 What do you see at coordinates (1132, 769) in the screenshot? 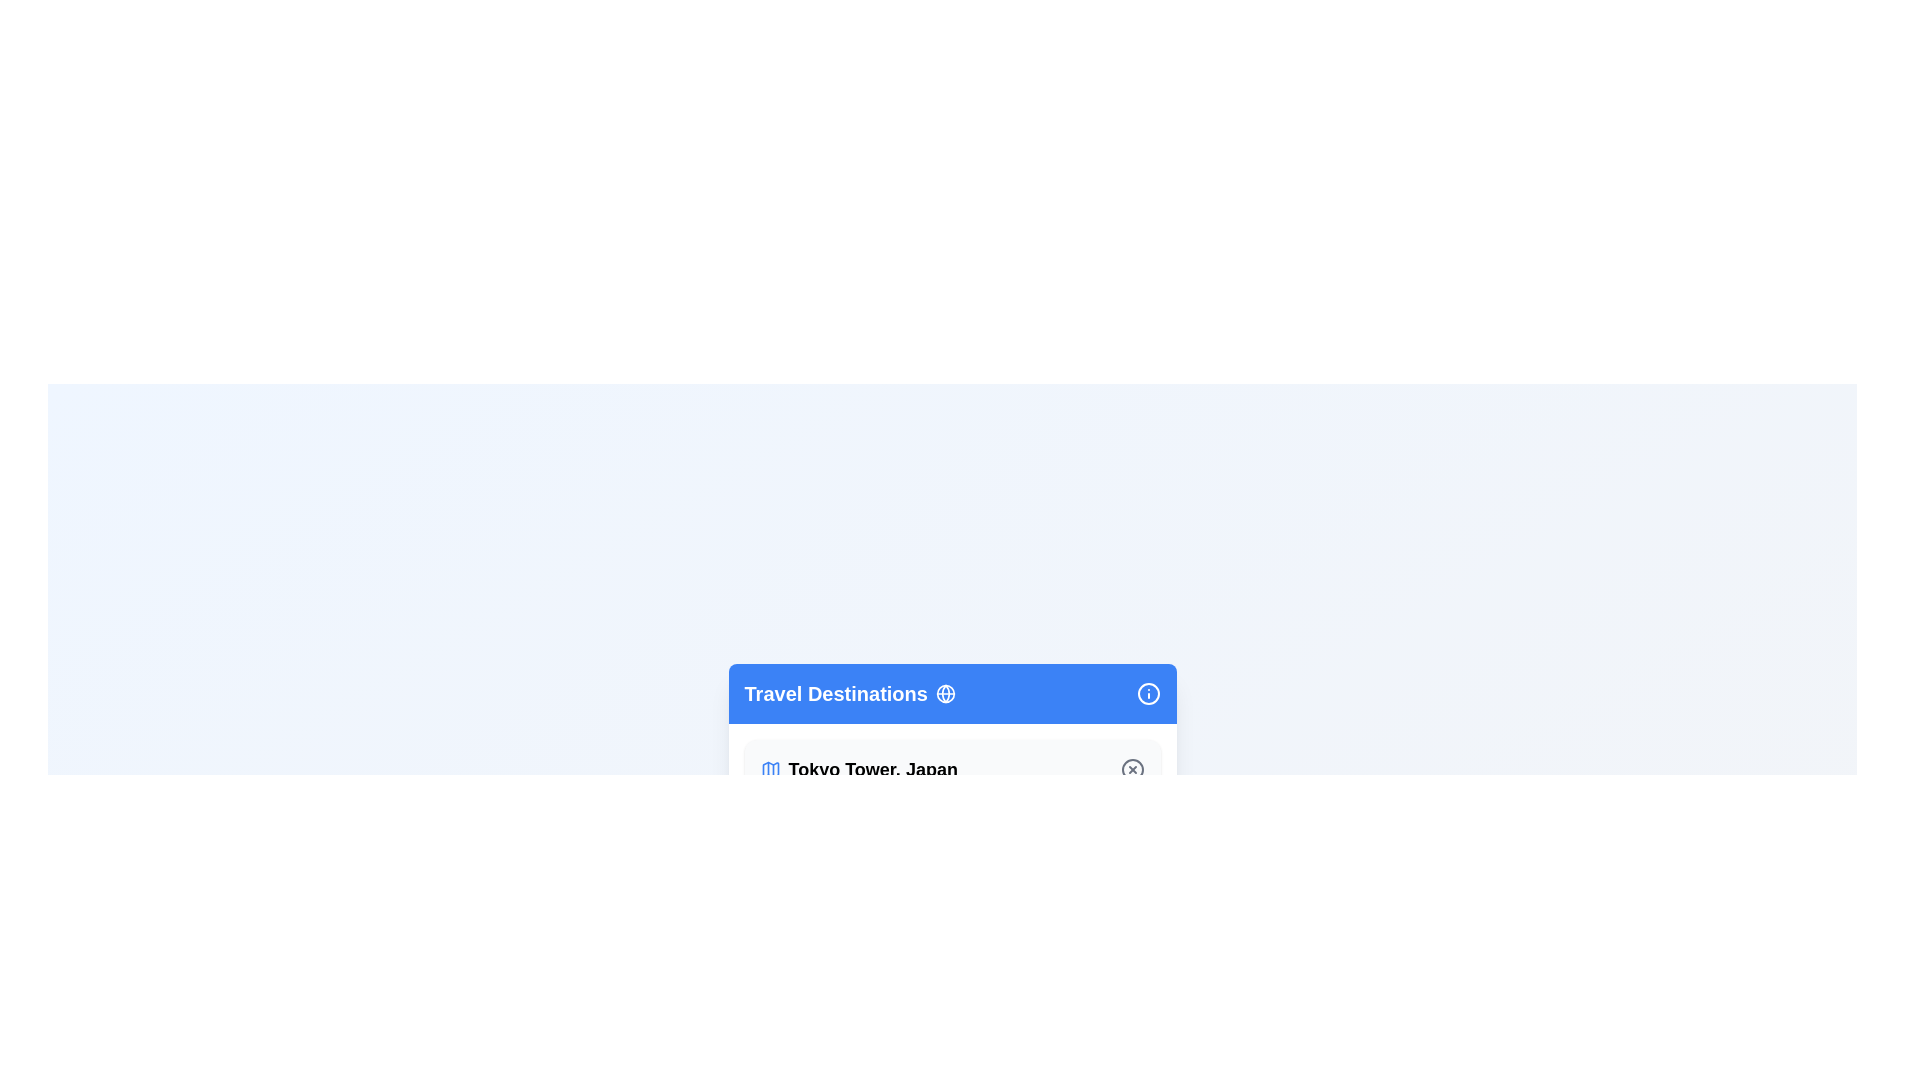
I see `the remove button located in the bottom-right portion of the 'Travel Destinations' card interface next to 'Tokyo Tower, Japan'` at bounding box center [1132, 769].